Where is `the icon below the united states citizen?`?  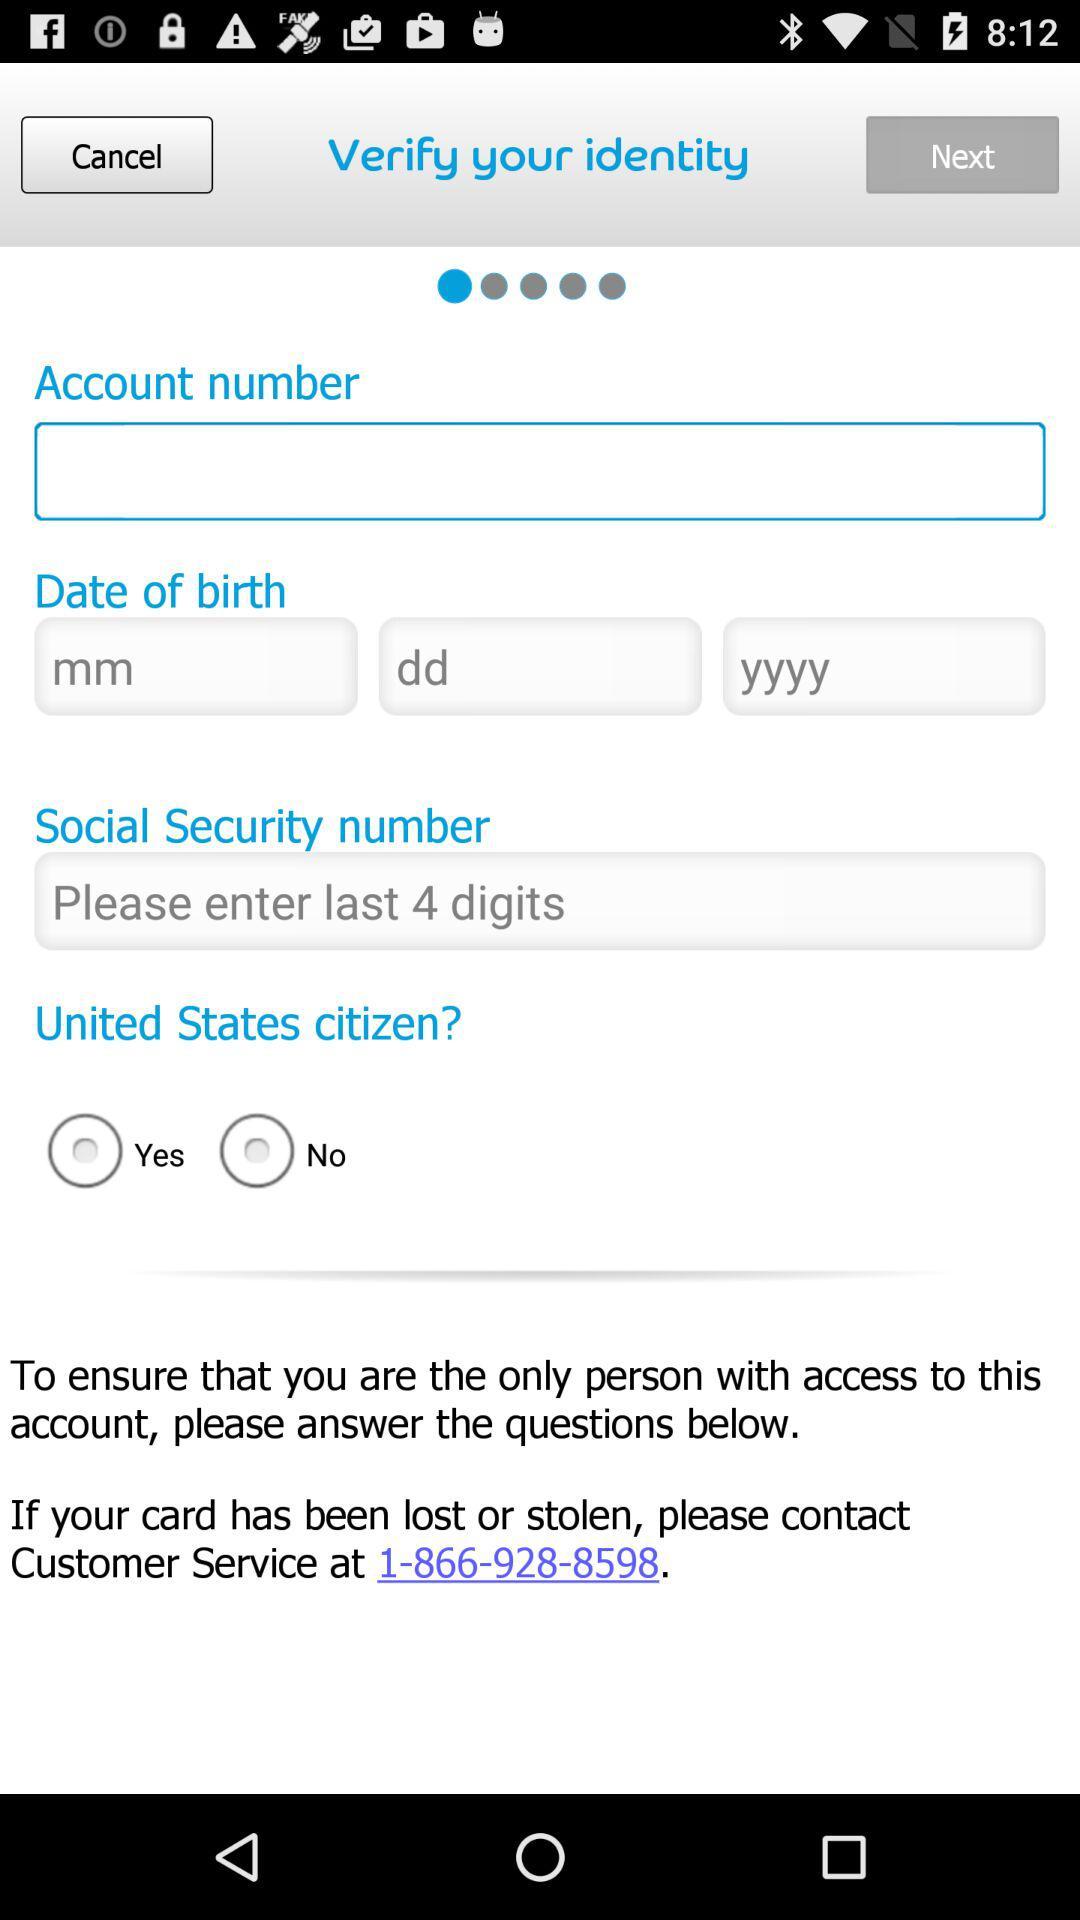
the icon below the united states citizen? is located at coordinates (289, 1154).